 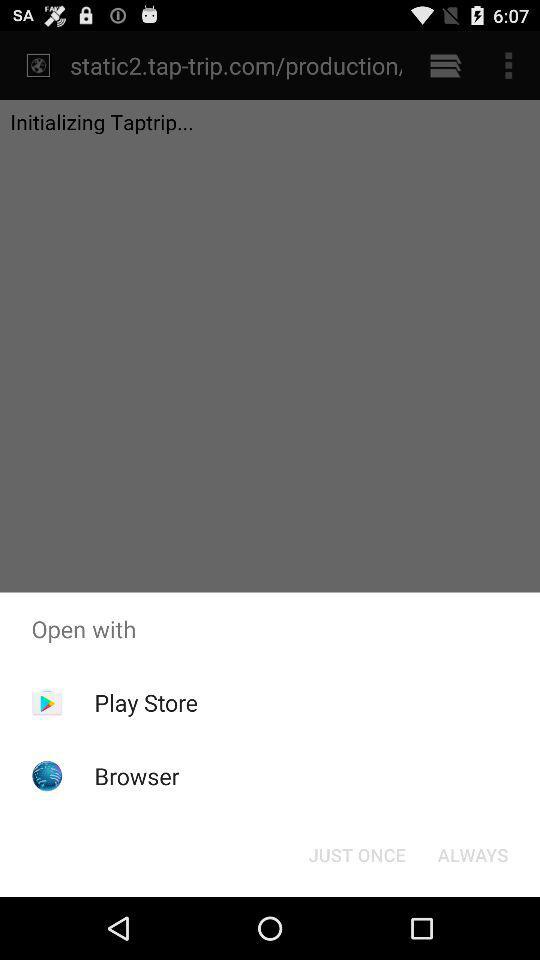 I want to click on always, so click(x=472, y=853).